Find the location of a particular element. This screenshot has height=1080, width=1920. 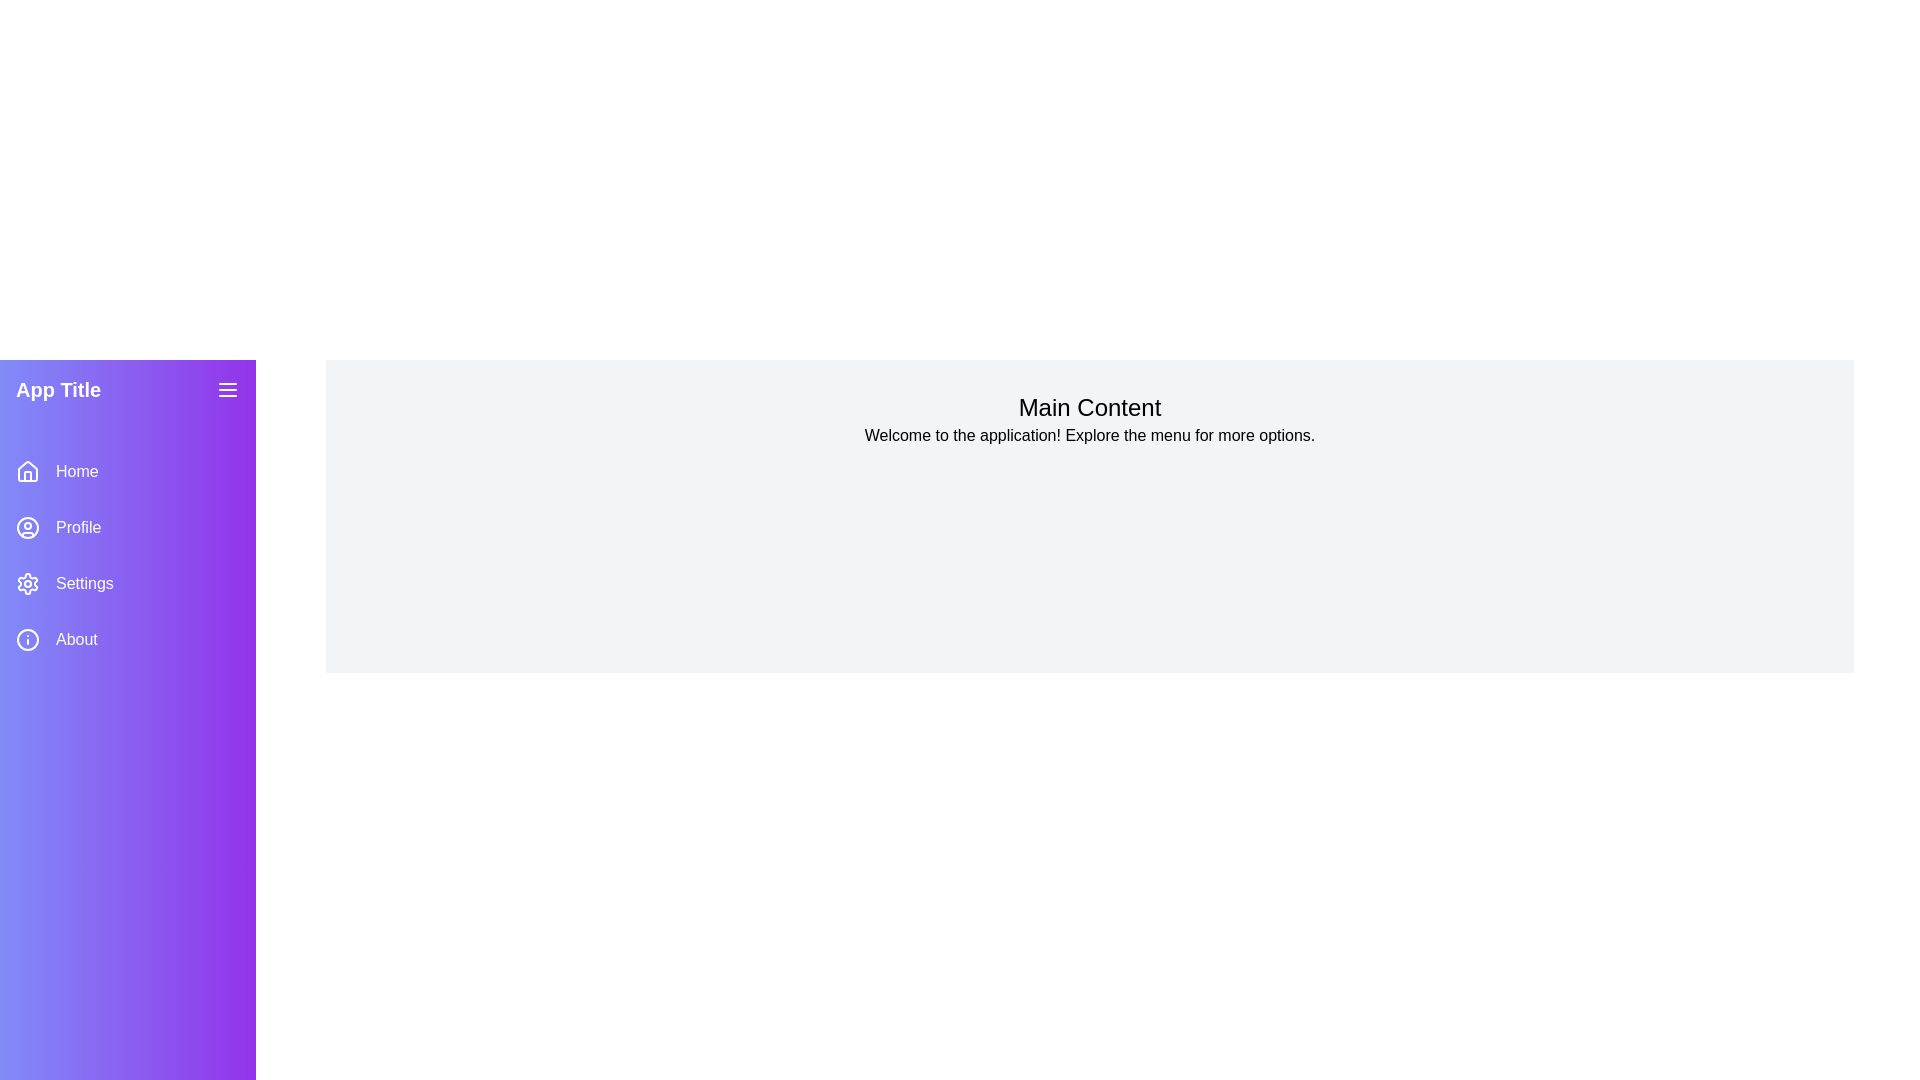

the sidebar menu item labeled Profile to navigate to the corresponding section is located at coordinates (127, 527).